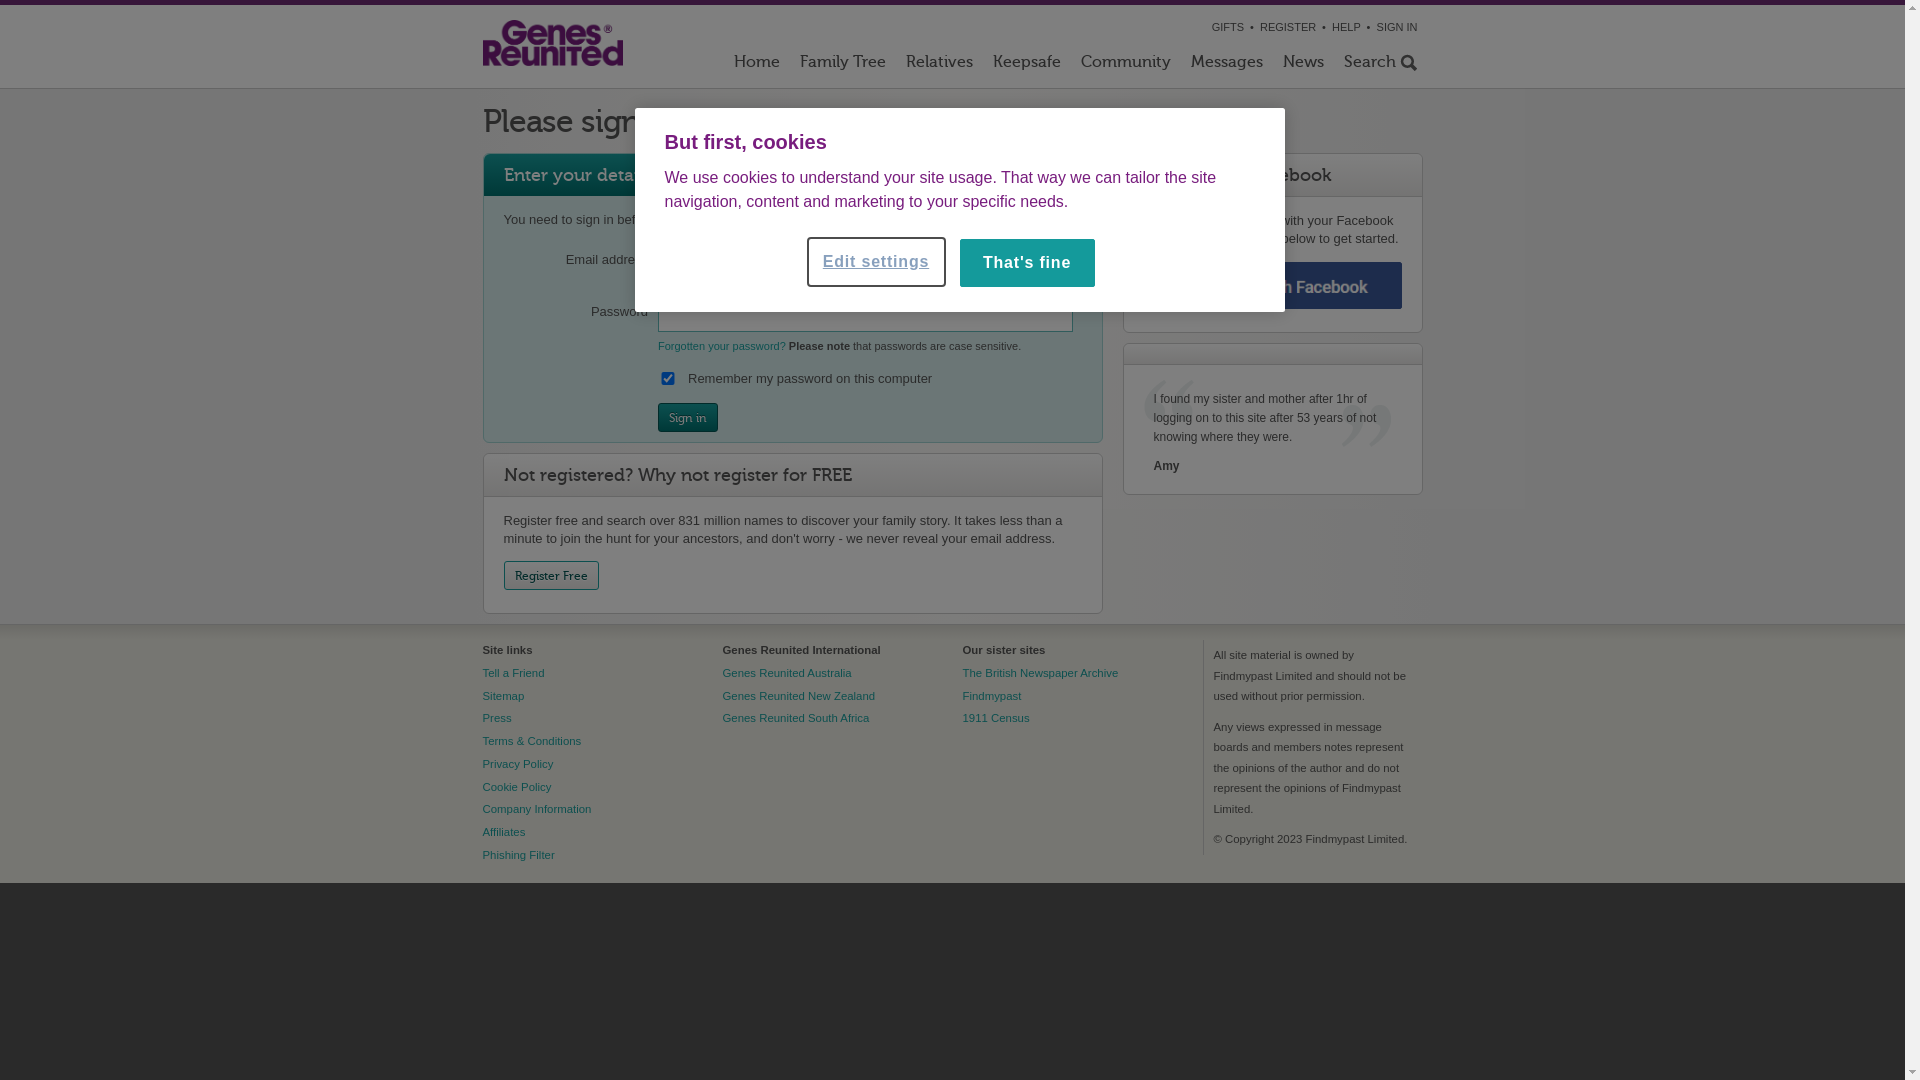  Describe the element at coordinates (720, 345) in the screenshot. I see `'Forgotten your password?'` at that location.